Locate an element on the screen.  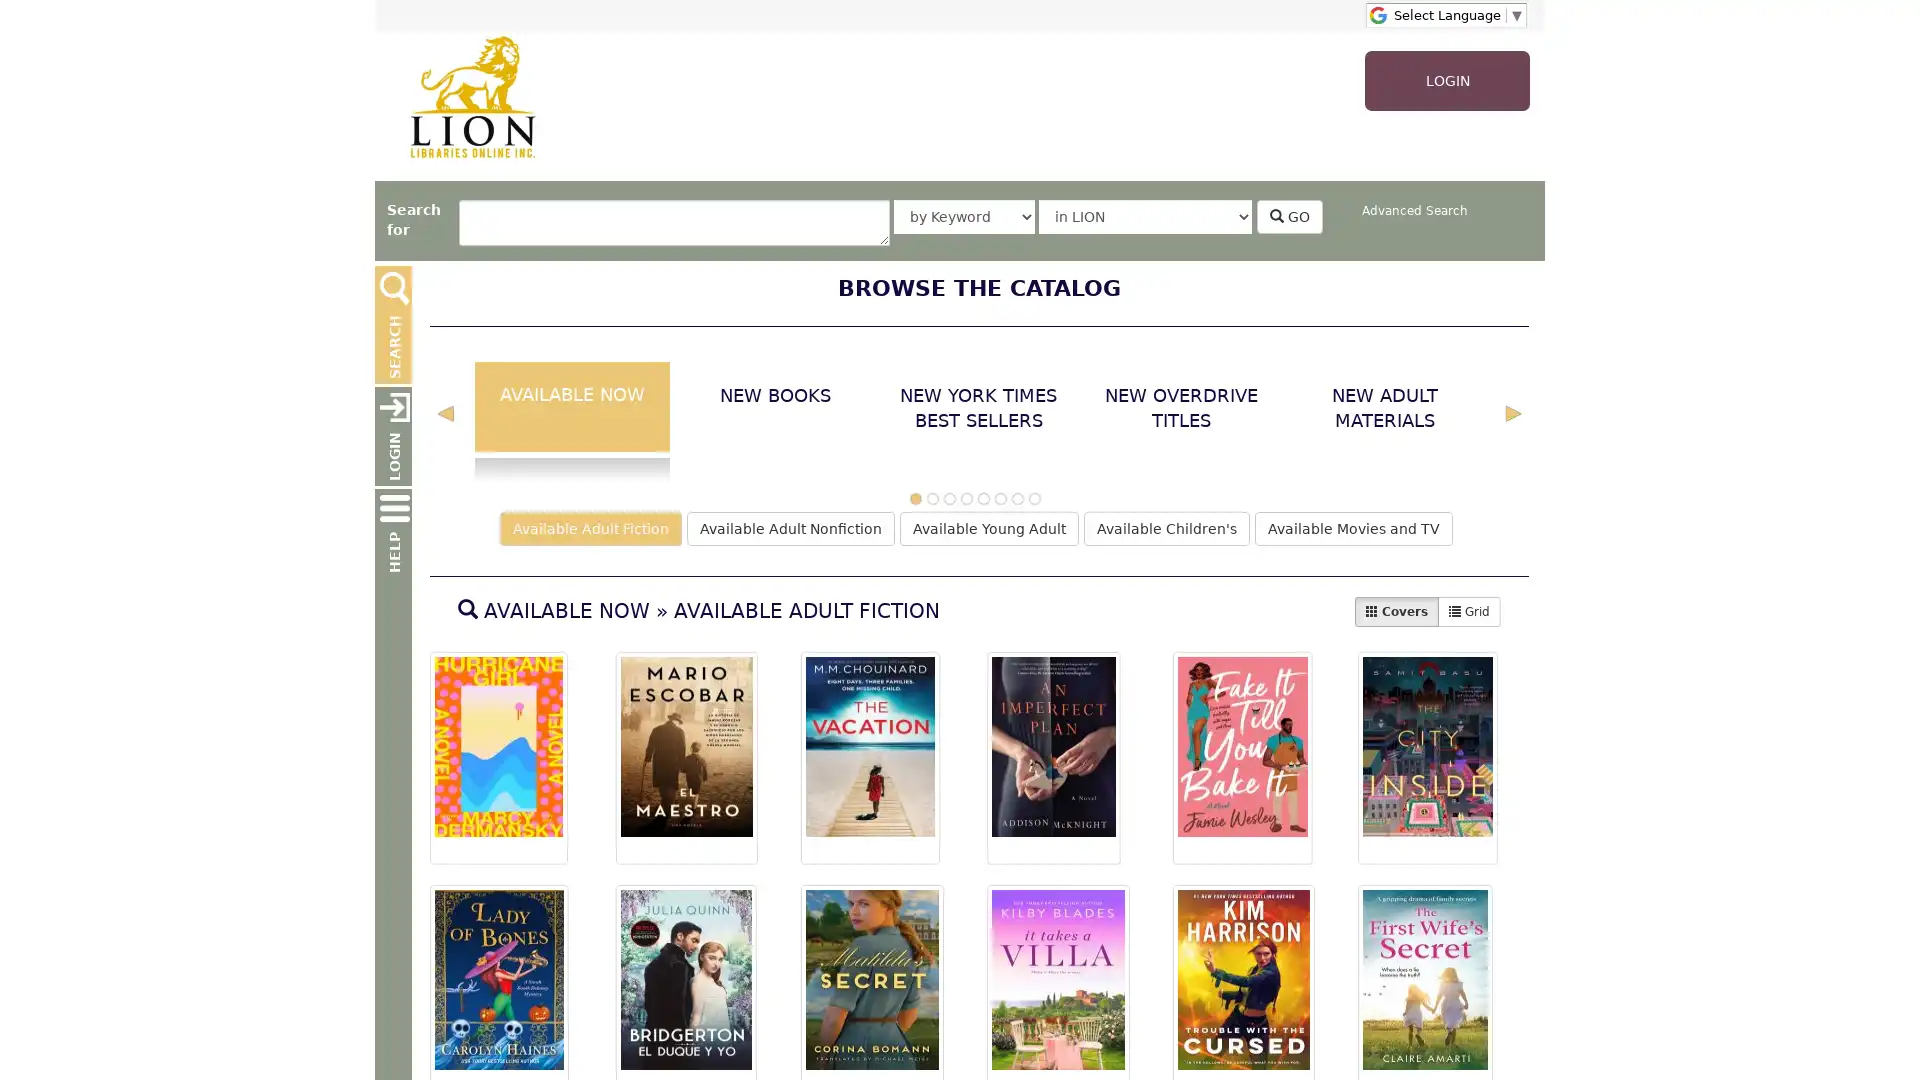
GO is located at coordinates (1289, 216).